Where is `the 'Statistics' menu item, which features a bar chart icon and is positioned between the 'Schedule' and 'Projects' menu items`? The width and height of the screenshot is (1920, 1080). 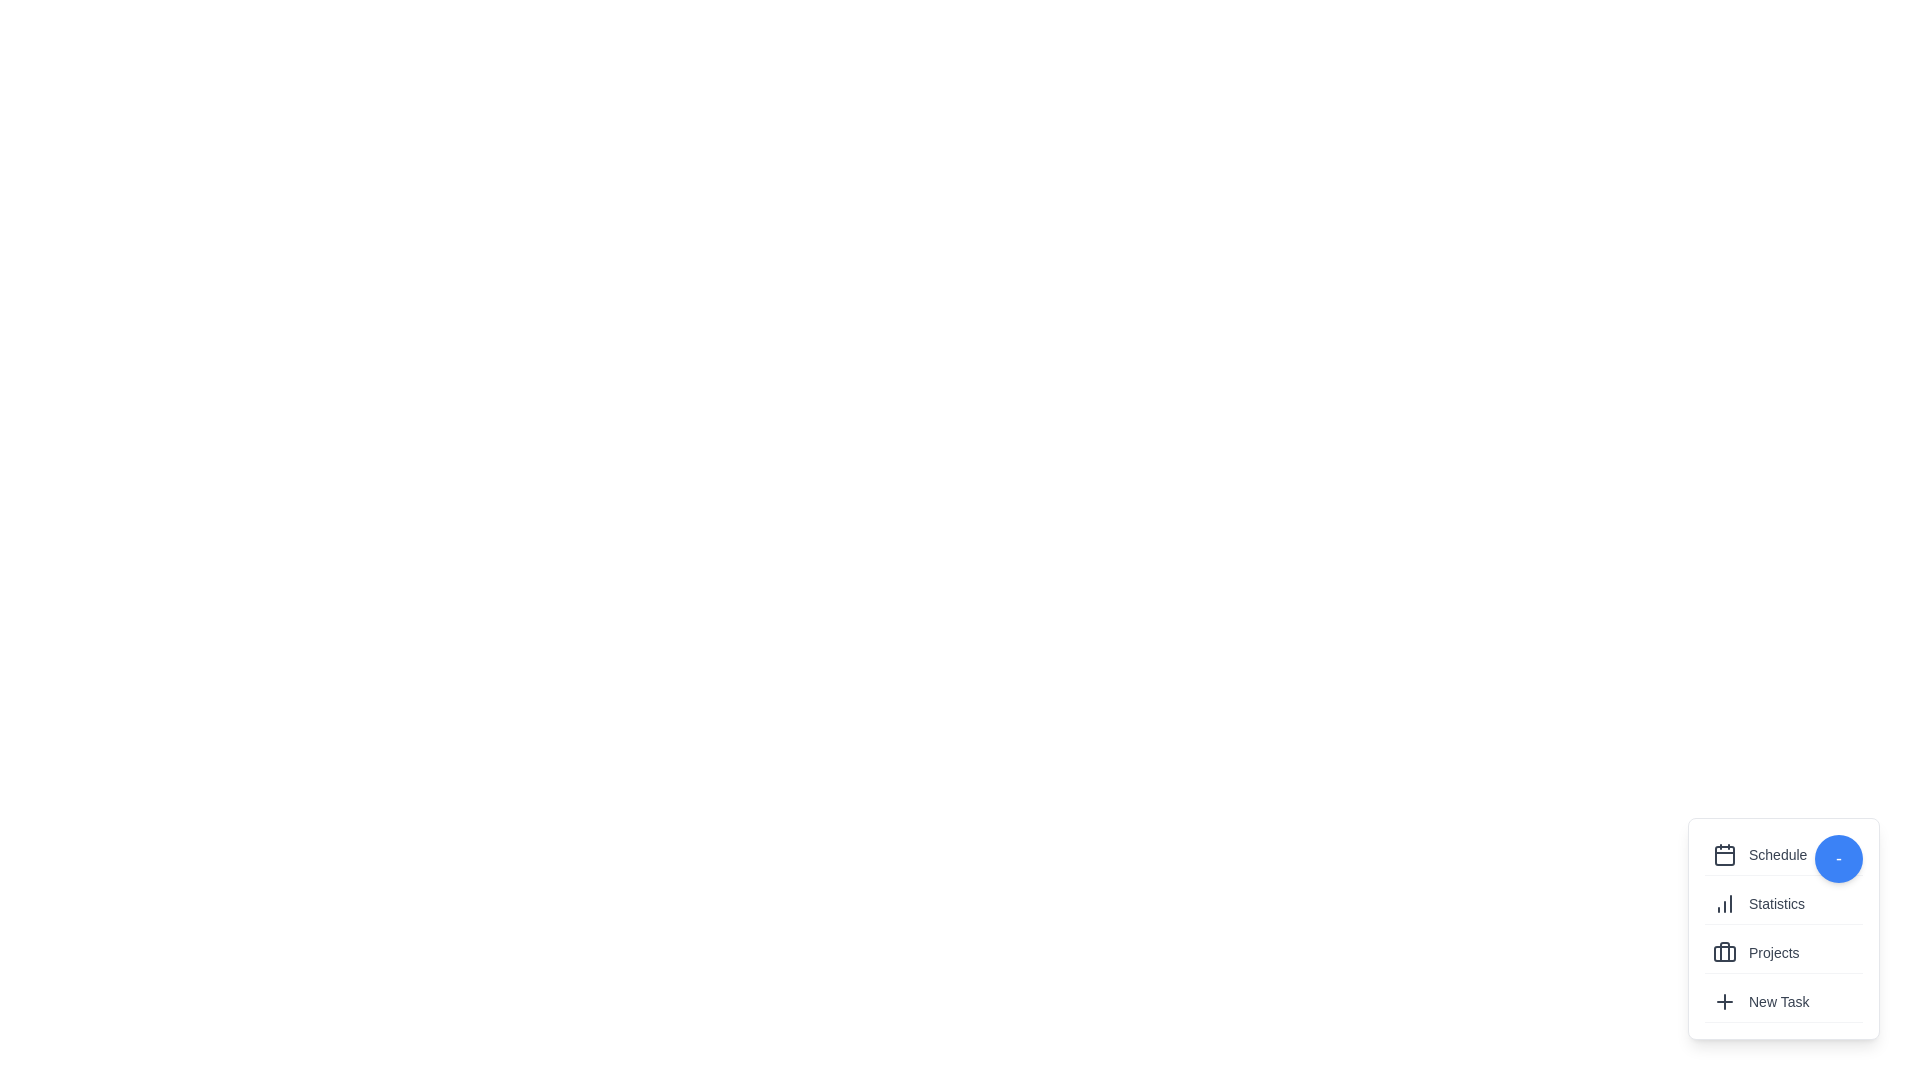 the 'Statistics' menu item, which features a bar chart icon and is positioned between the 'Schedule' and 'Projects' menu items is located at coordinates (1784, 903).